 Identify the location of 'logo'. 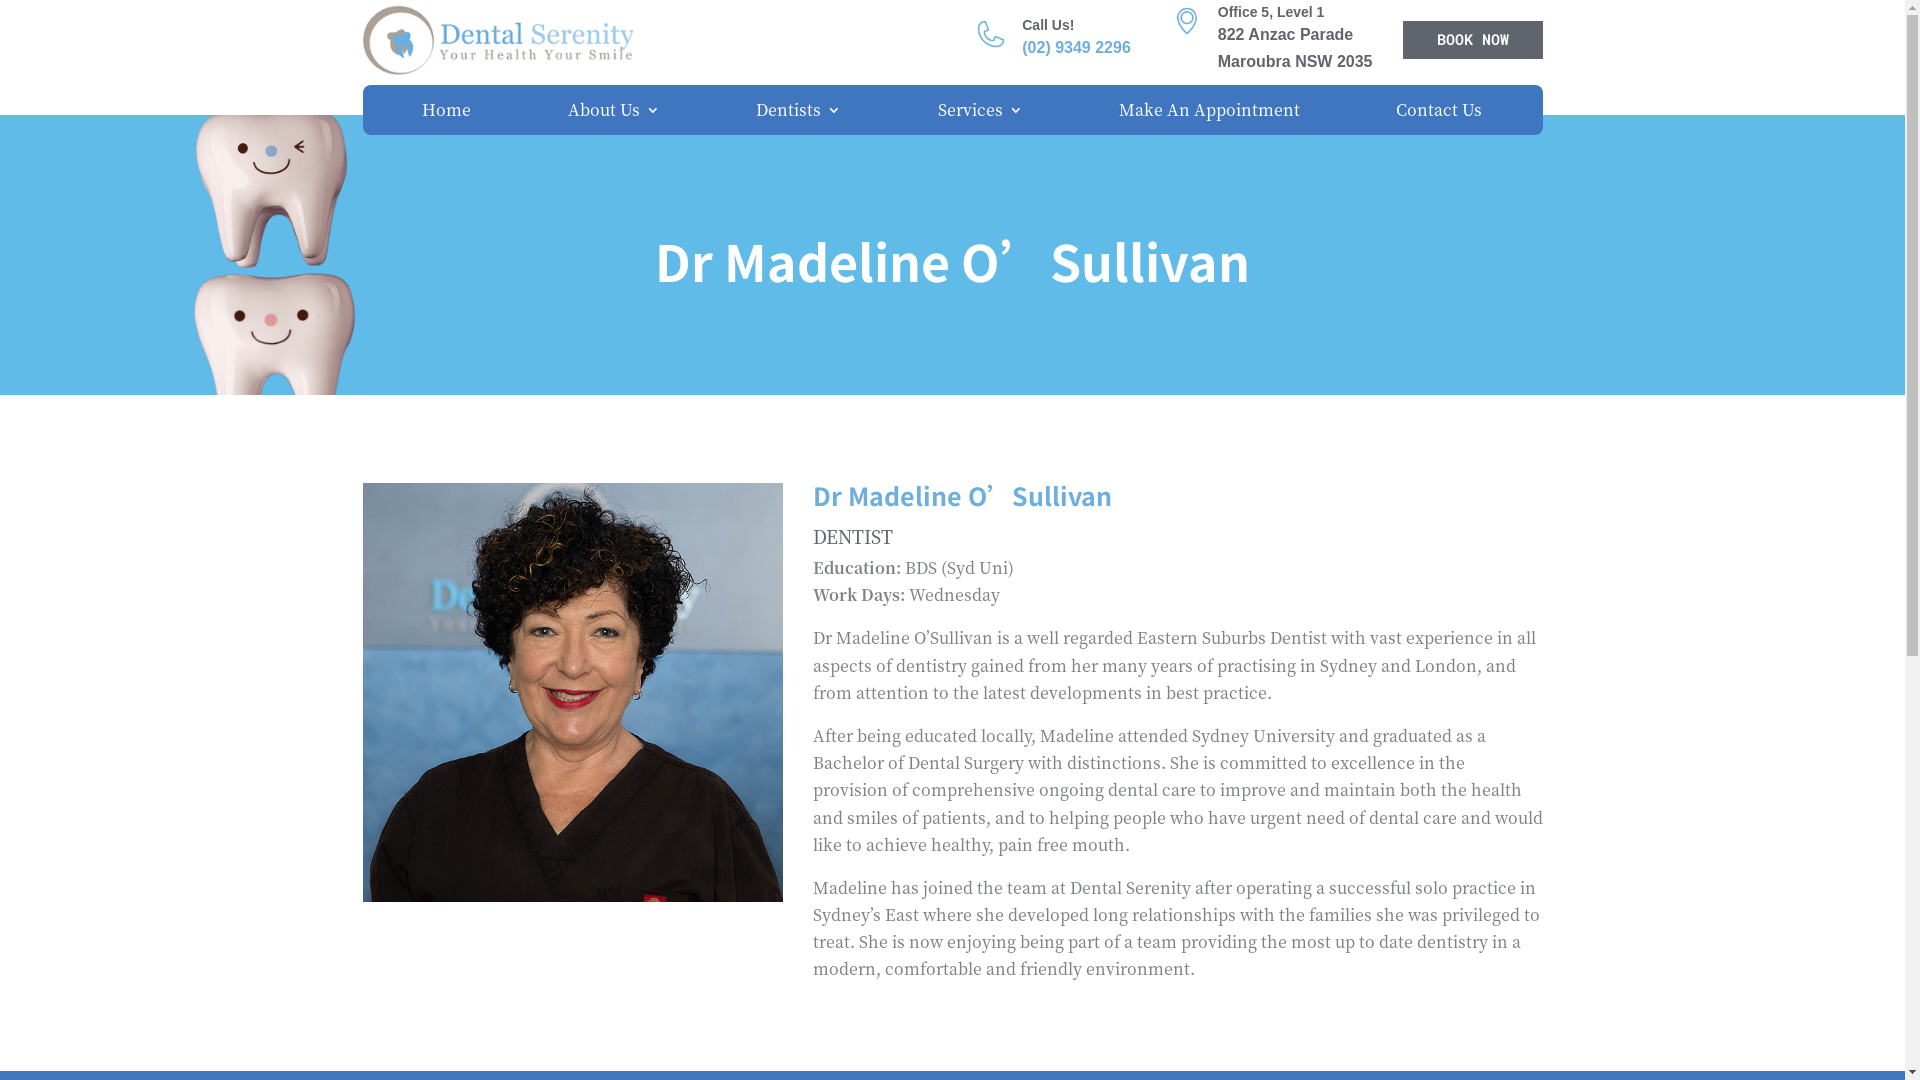
(497, 39).